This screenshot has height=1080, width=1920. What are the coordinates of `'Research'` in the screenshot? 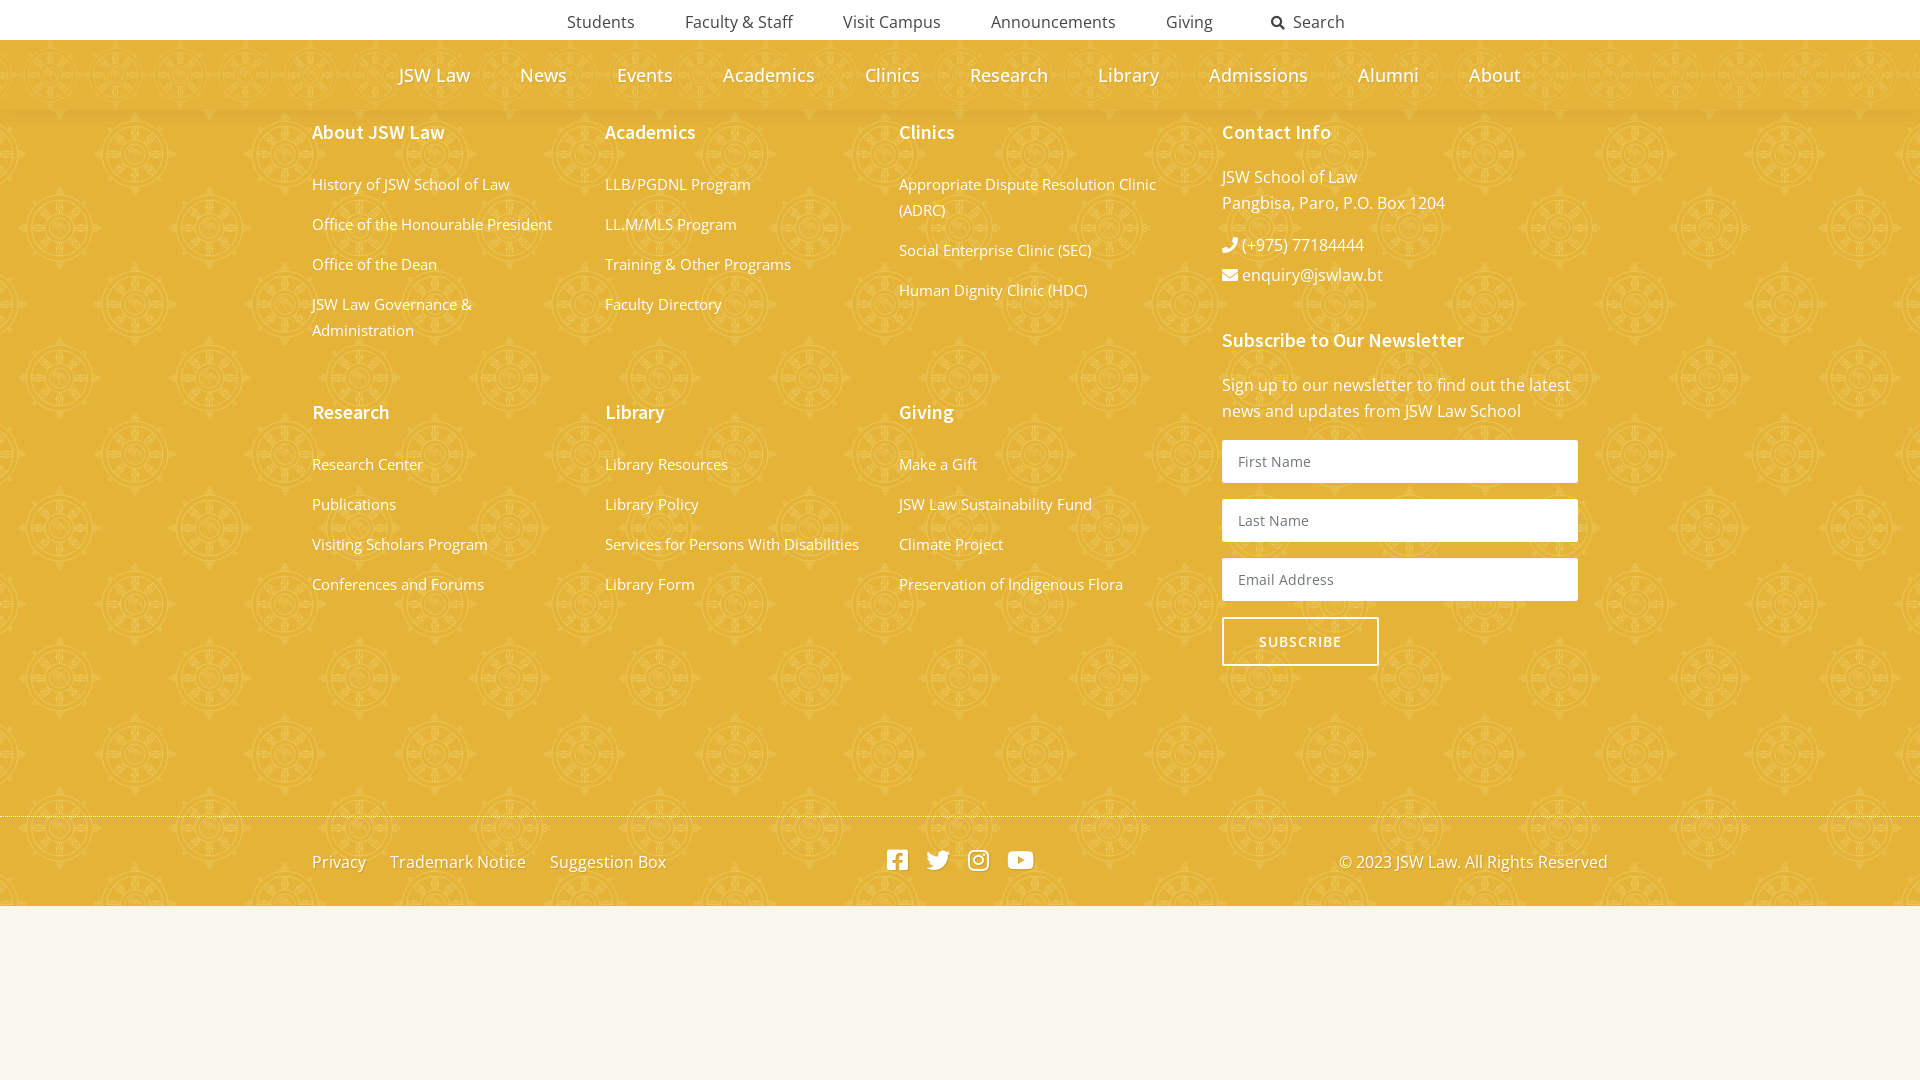 It's located at (1008, 73).